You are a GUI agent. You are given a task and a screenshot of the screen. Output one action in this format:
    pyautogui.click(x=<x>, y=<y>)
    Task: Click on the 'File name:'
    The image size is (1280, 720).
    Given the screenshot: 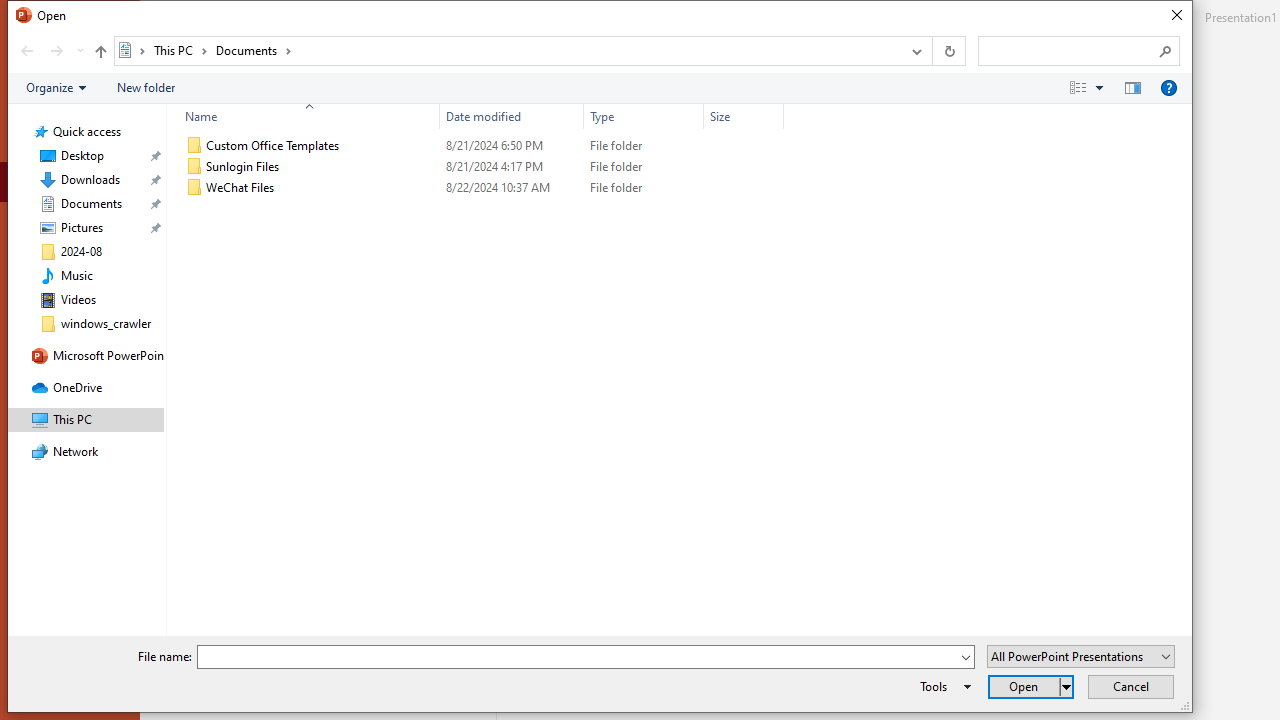 What is the action you would take?
    pyautogui.click(x=585, y=657)
    